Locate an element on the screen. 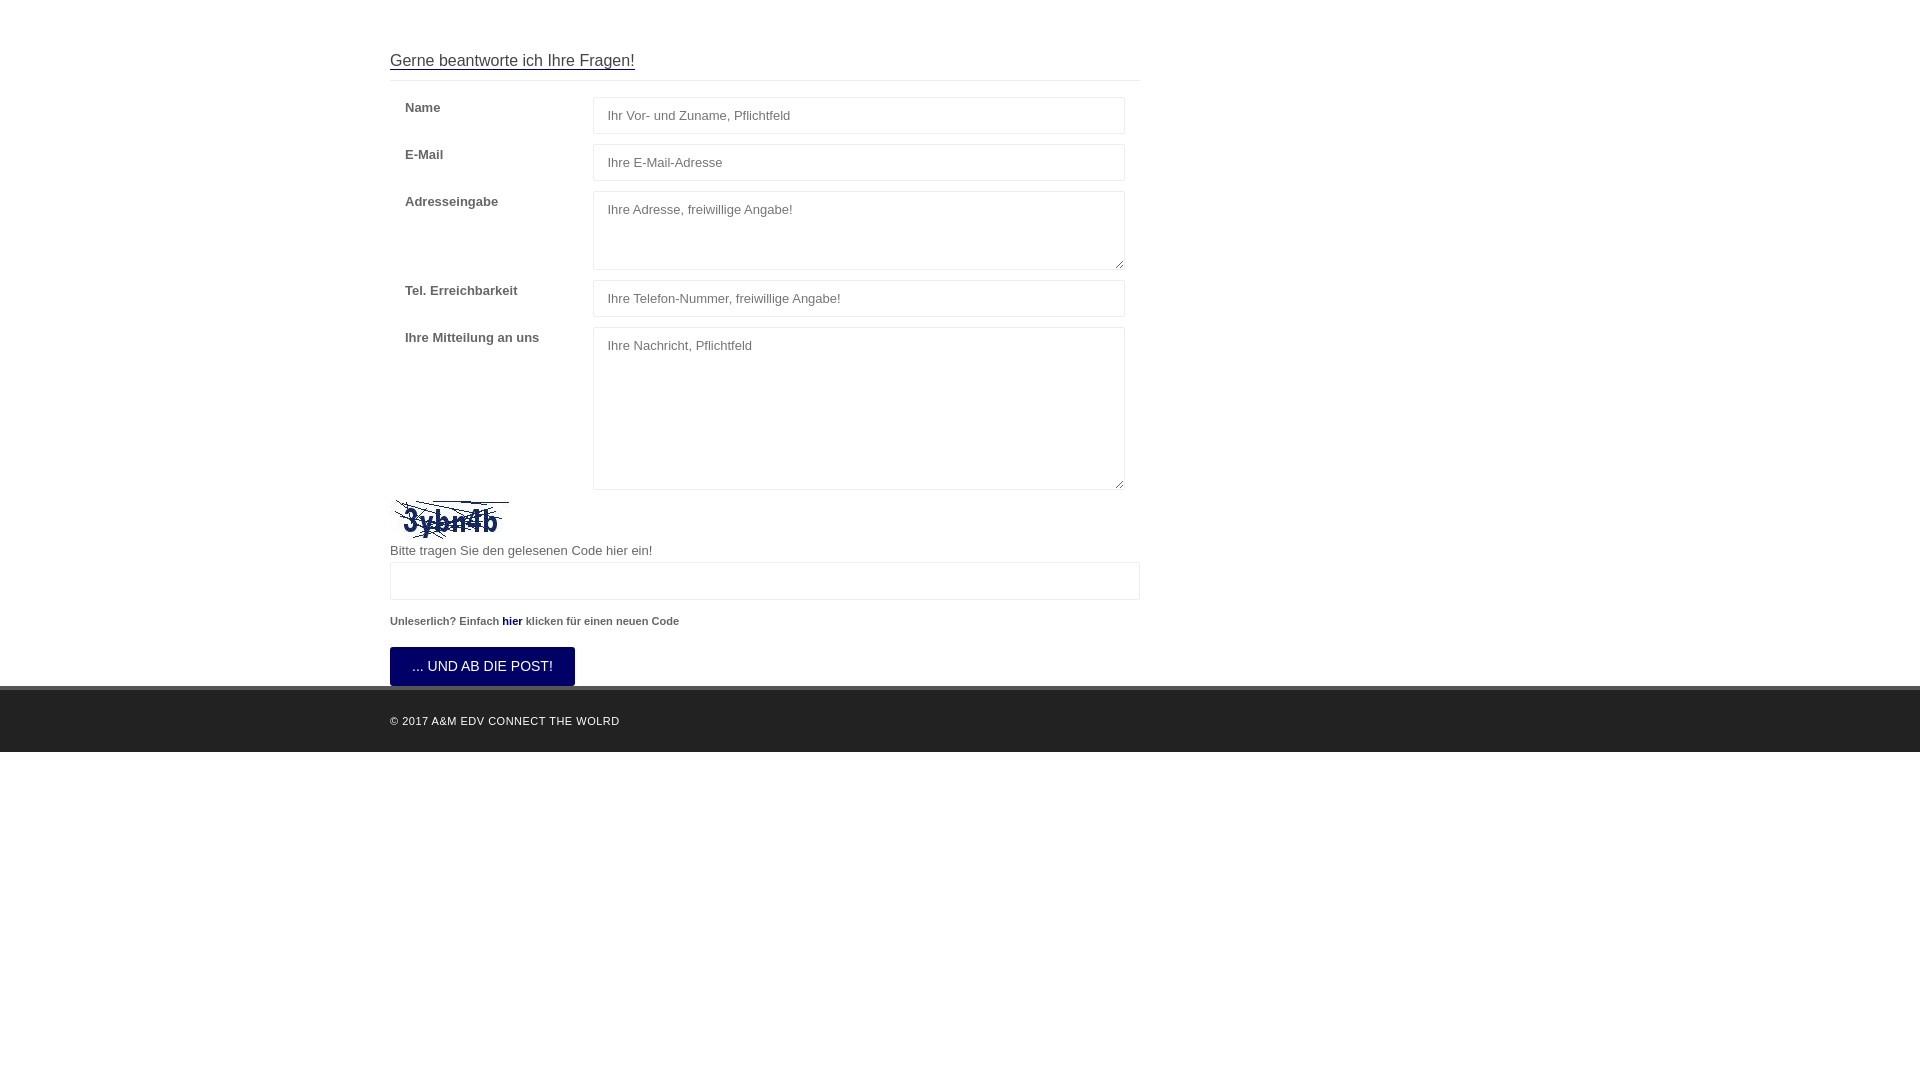 Image resolution: width=1920 pixels, height=1080 pixels. 'hier' is located at coordinates (502, 620).